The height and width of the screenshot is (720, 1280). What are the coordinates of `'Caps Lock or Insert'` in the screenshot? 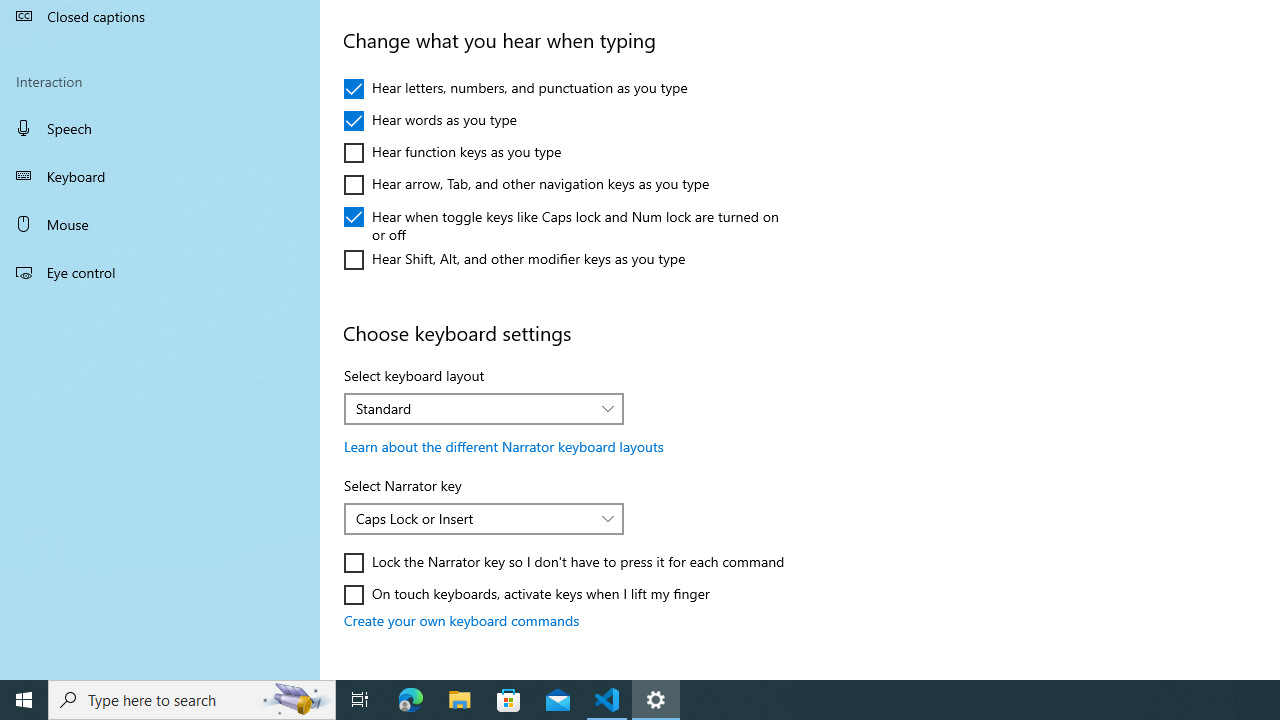 It's located at (472, 517).